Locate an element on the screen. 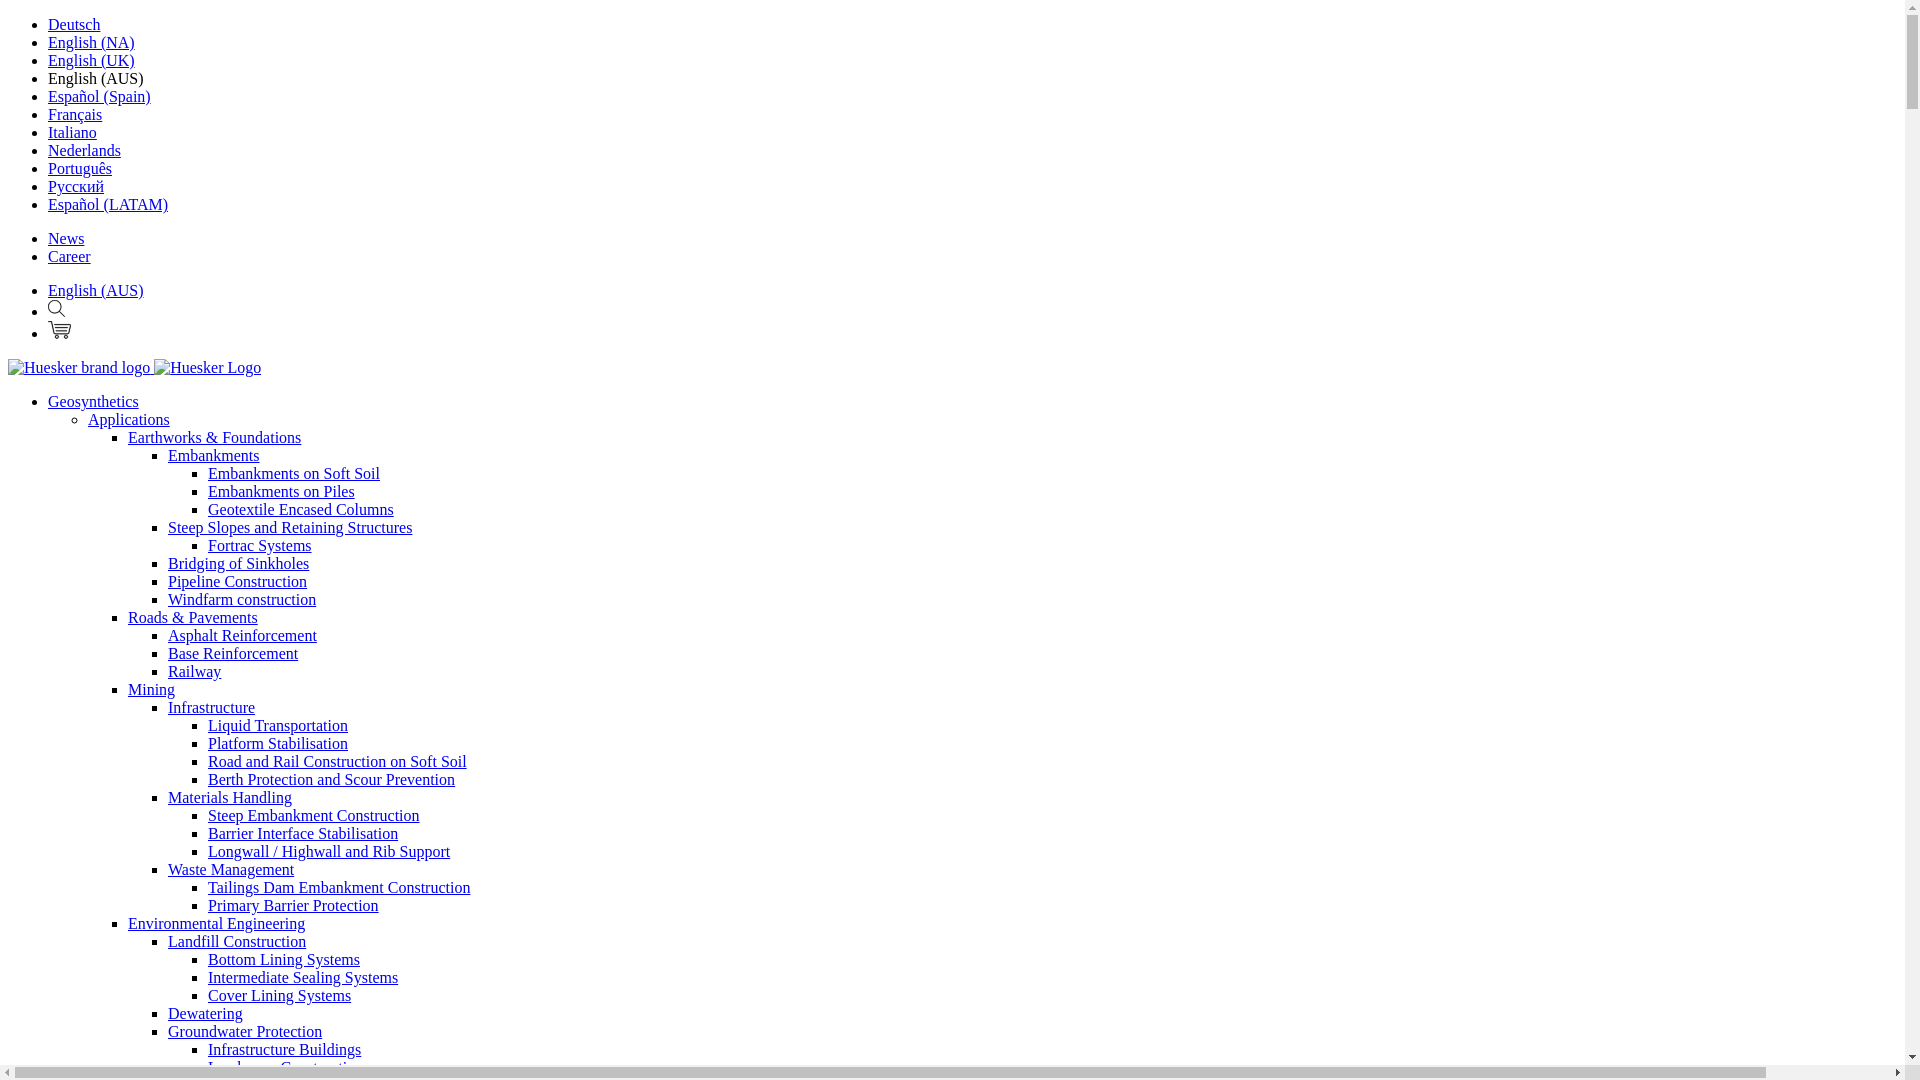  'Home' is located at coordinates (133, 367).